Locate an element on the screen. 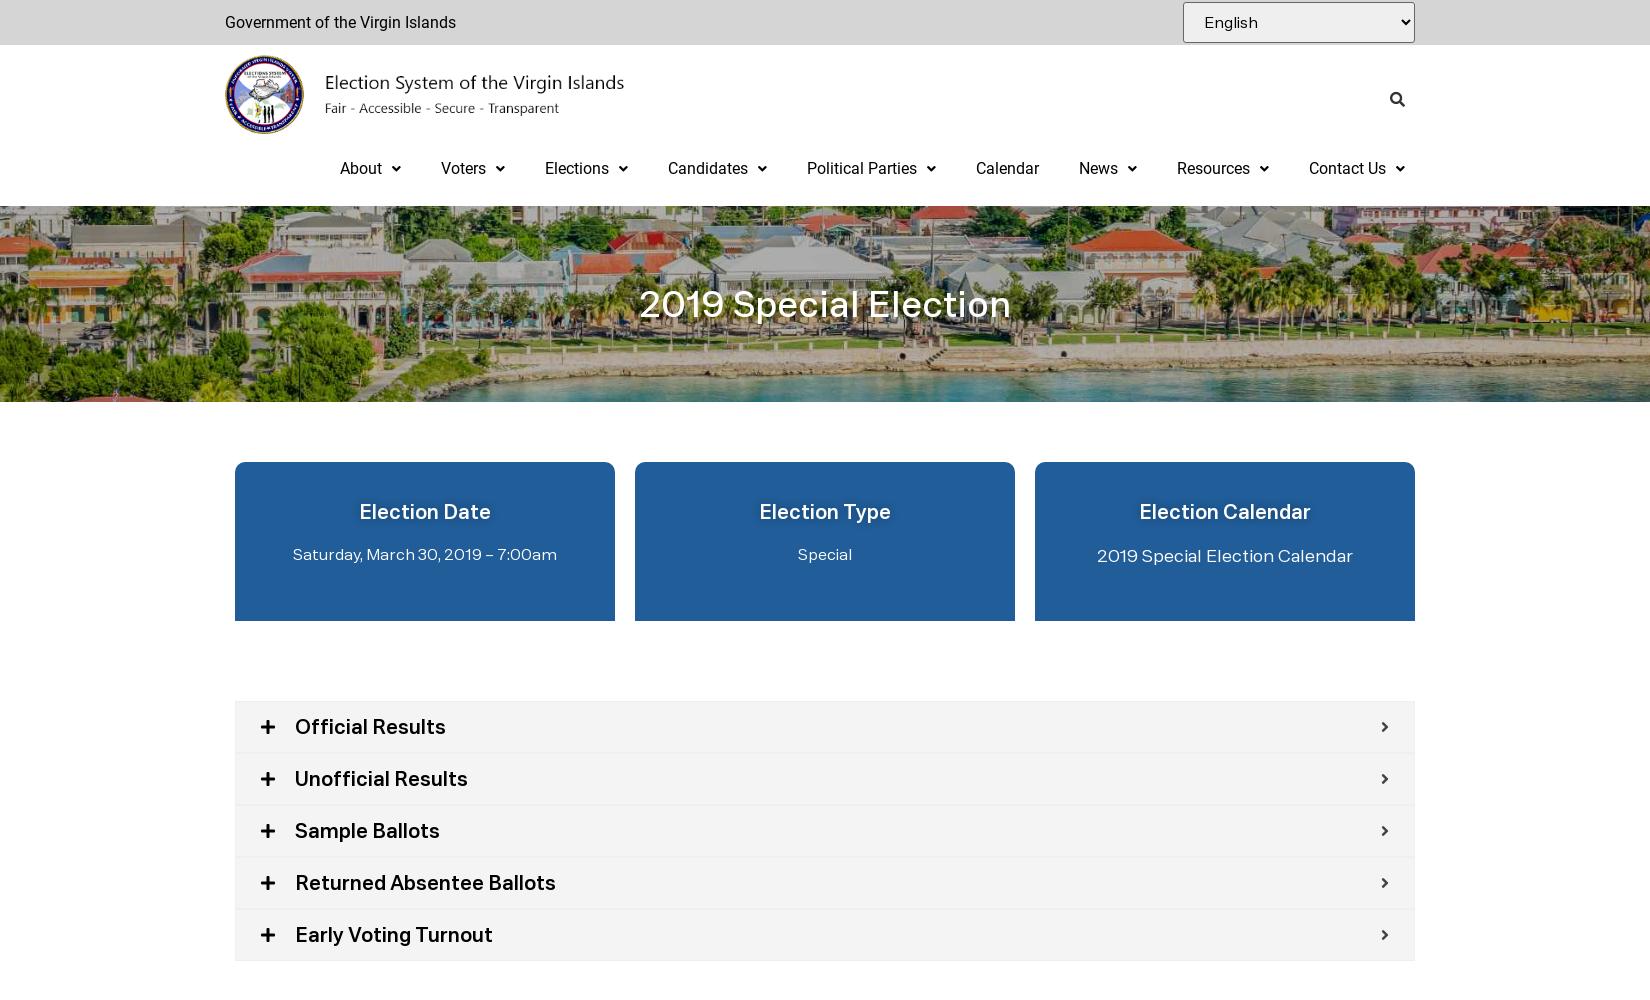 Image resolution: width=1650 pixels, height=1000 pixels. 'Military and Overseas Voting (MOVE)' is located at coordinates (571, 500).